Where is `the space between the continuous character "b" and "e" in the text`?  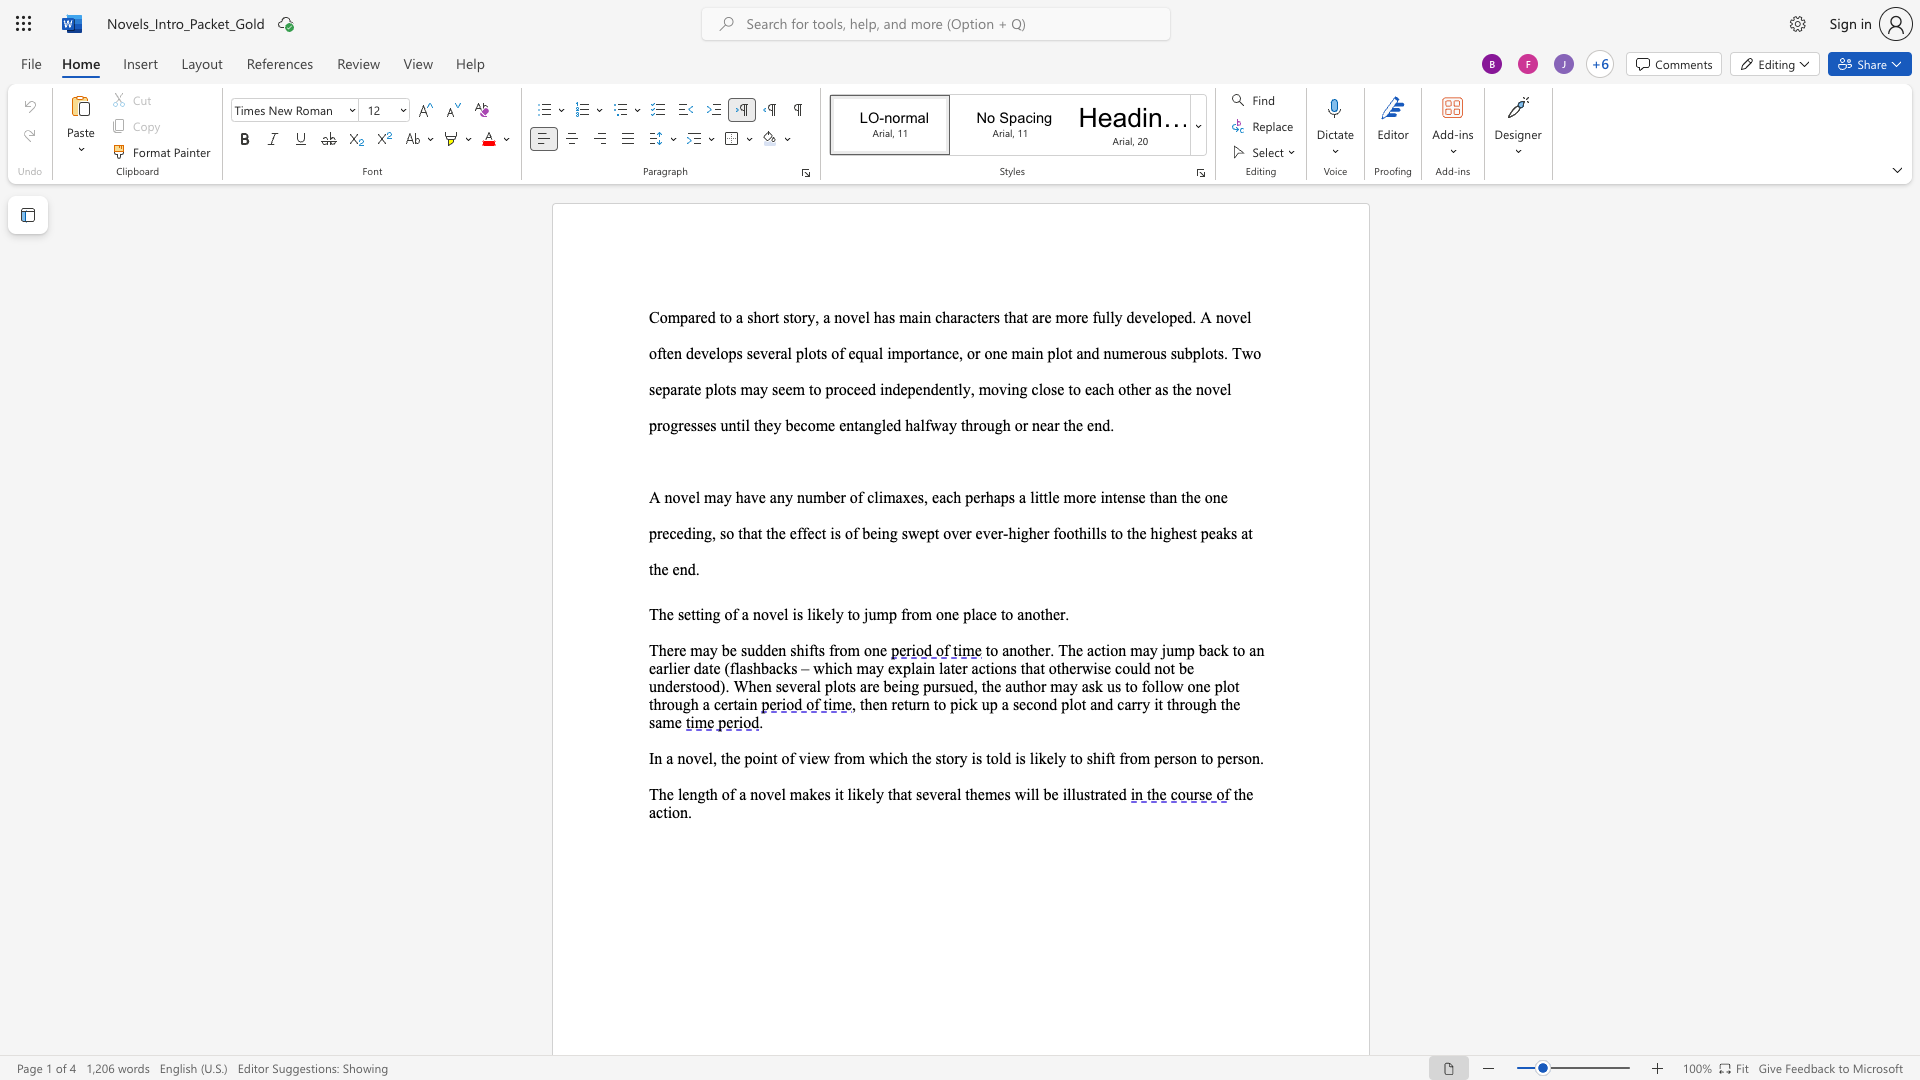
the space between the continuous character "b" and "e" in the text is located at coordinates (792, 424).